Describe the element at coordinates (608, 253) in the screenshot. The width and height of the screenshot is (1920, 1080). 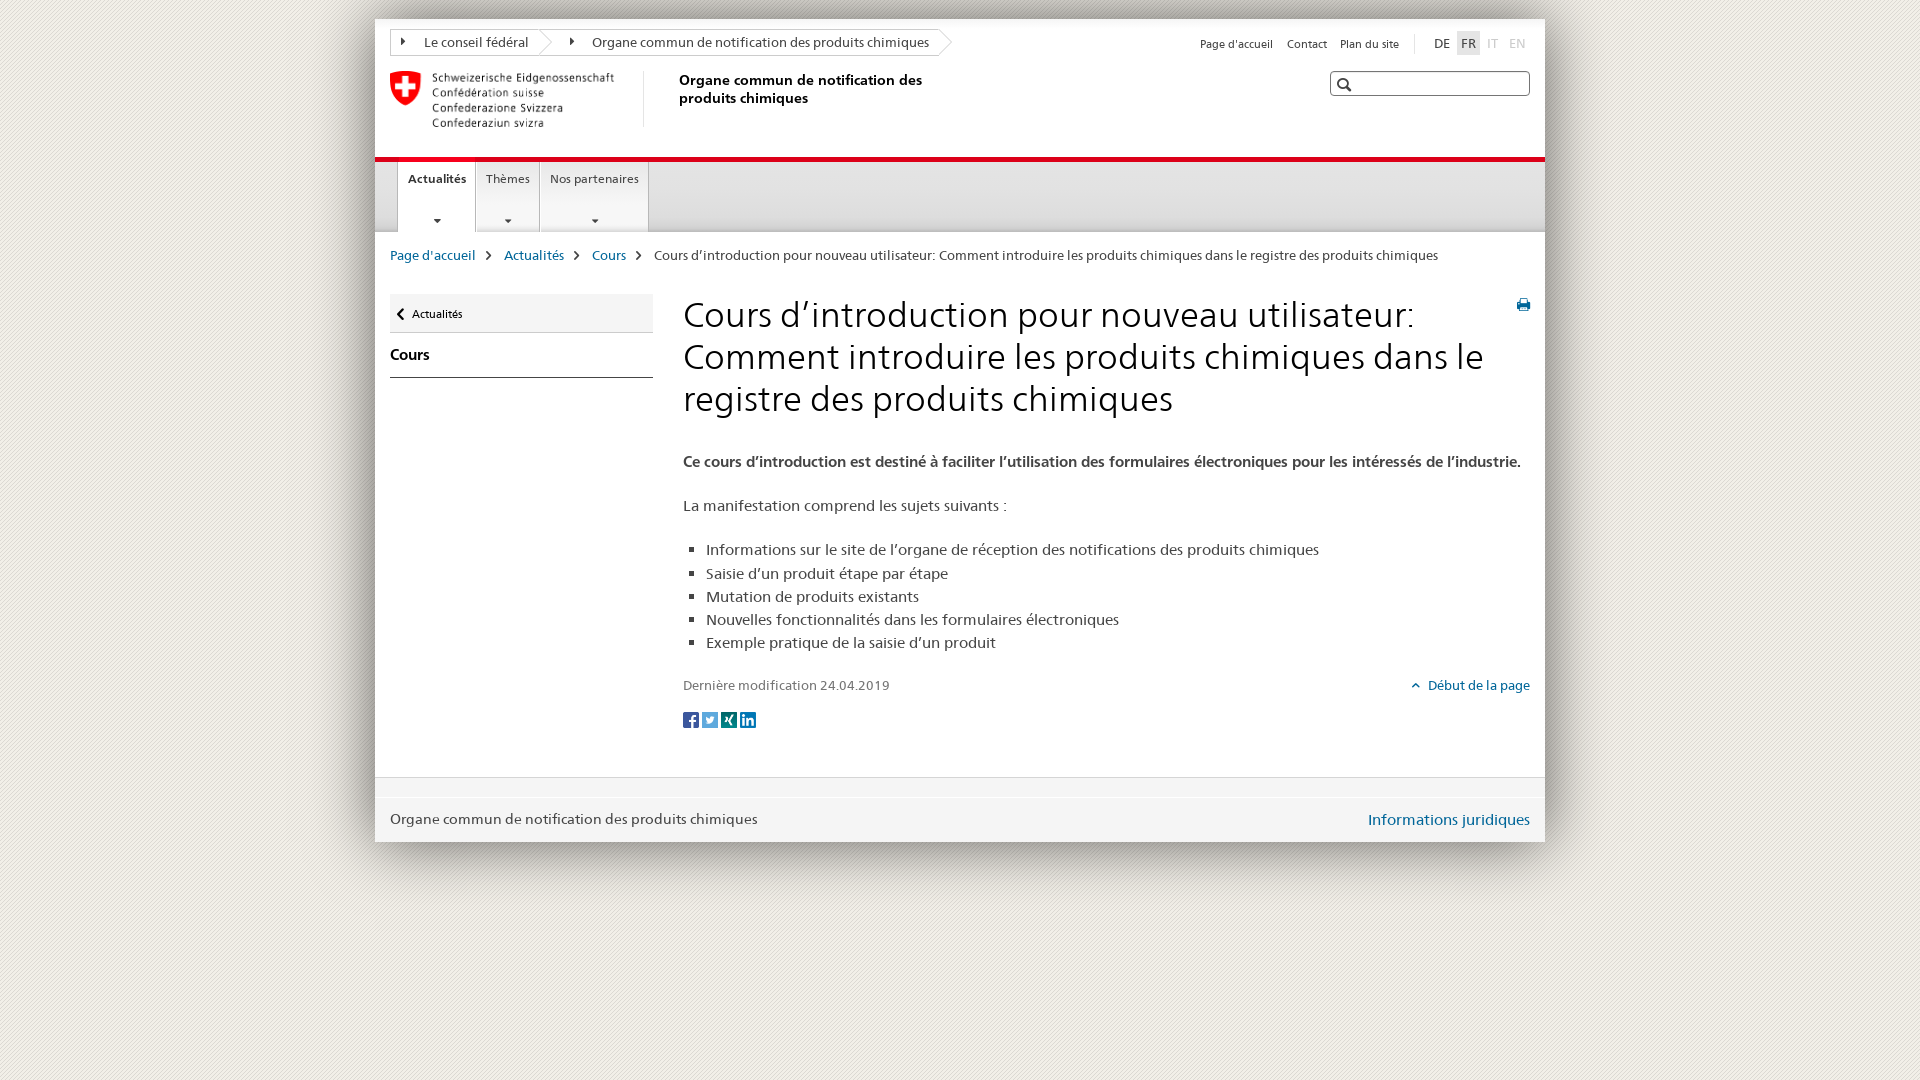
I see `'Cours'` at that location.